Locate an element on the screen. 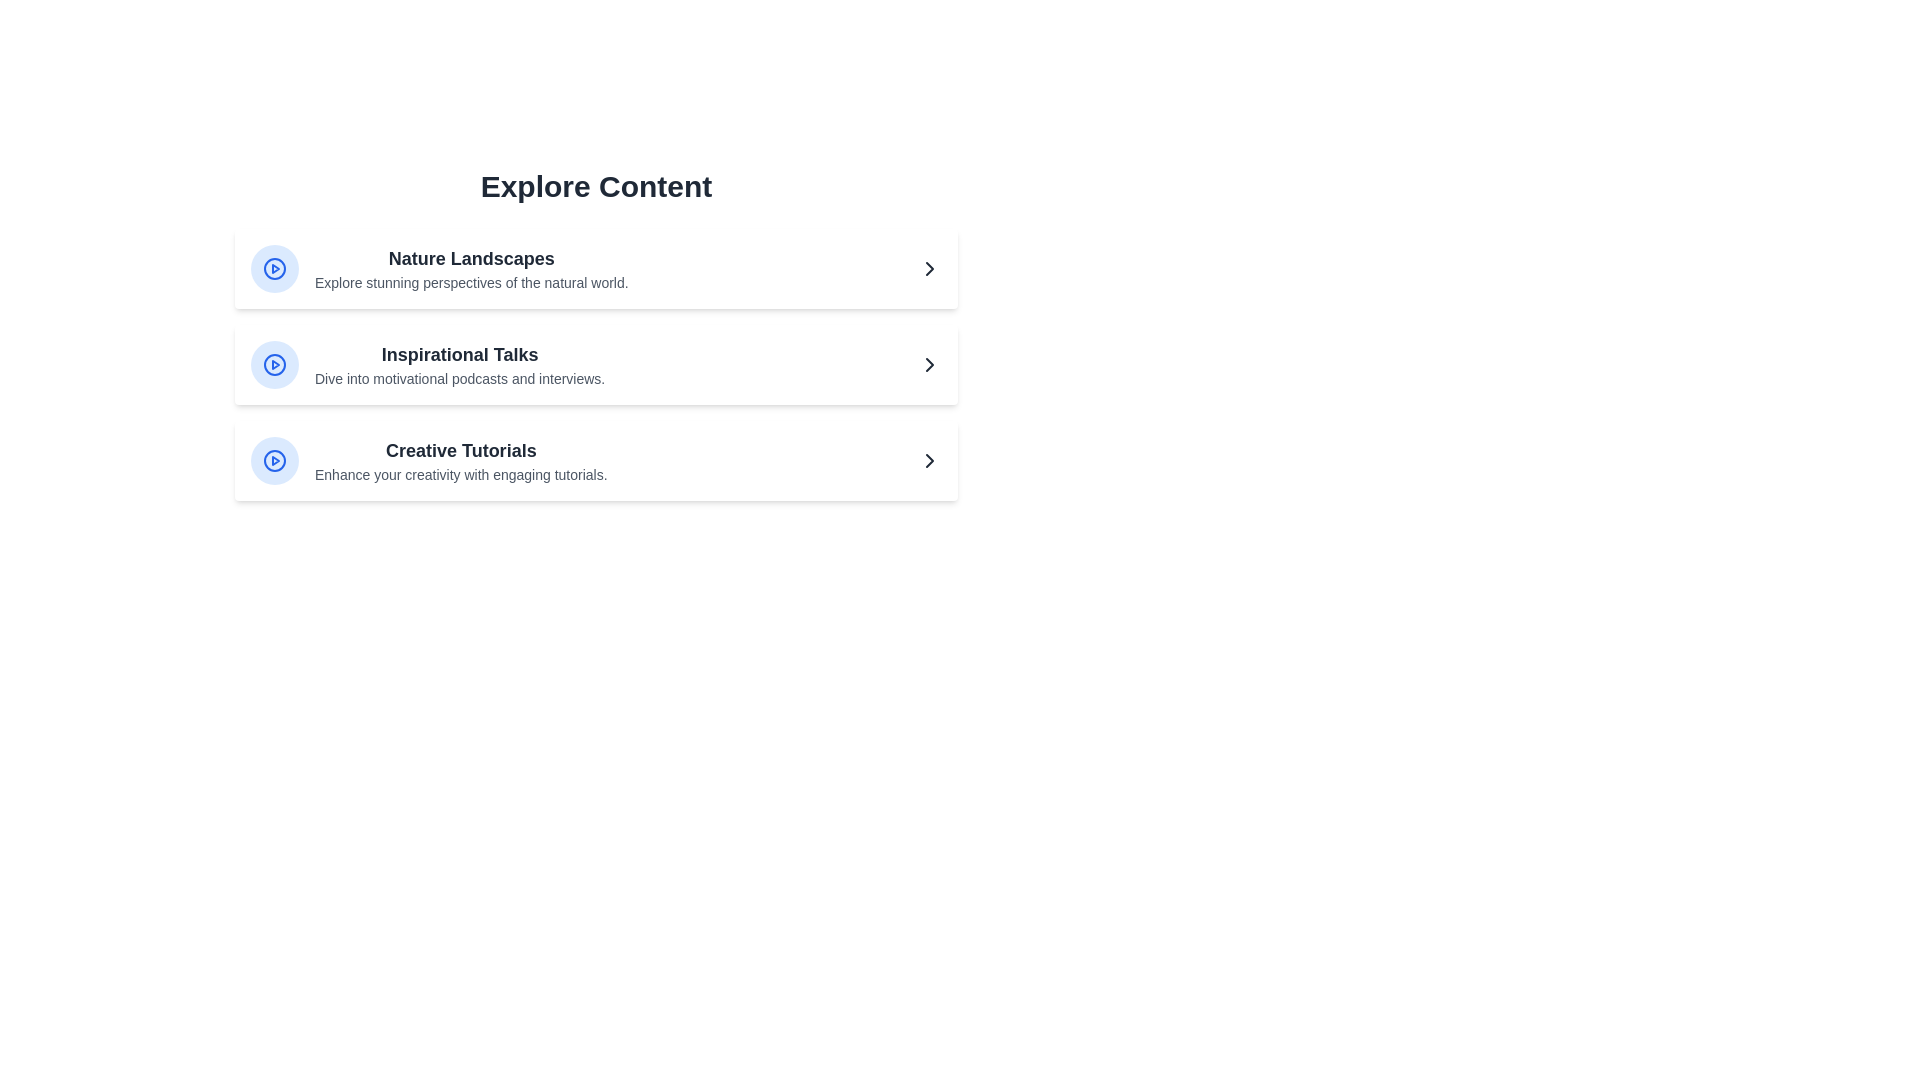 Image resolution: width=1920 pixels, height=1080 pixels. the arrow button for Creative Tutorials to navigate to more details is located at coordinates (929, 461).